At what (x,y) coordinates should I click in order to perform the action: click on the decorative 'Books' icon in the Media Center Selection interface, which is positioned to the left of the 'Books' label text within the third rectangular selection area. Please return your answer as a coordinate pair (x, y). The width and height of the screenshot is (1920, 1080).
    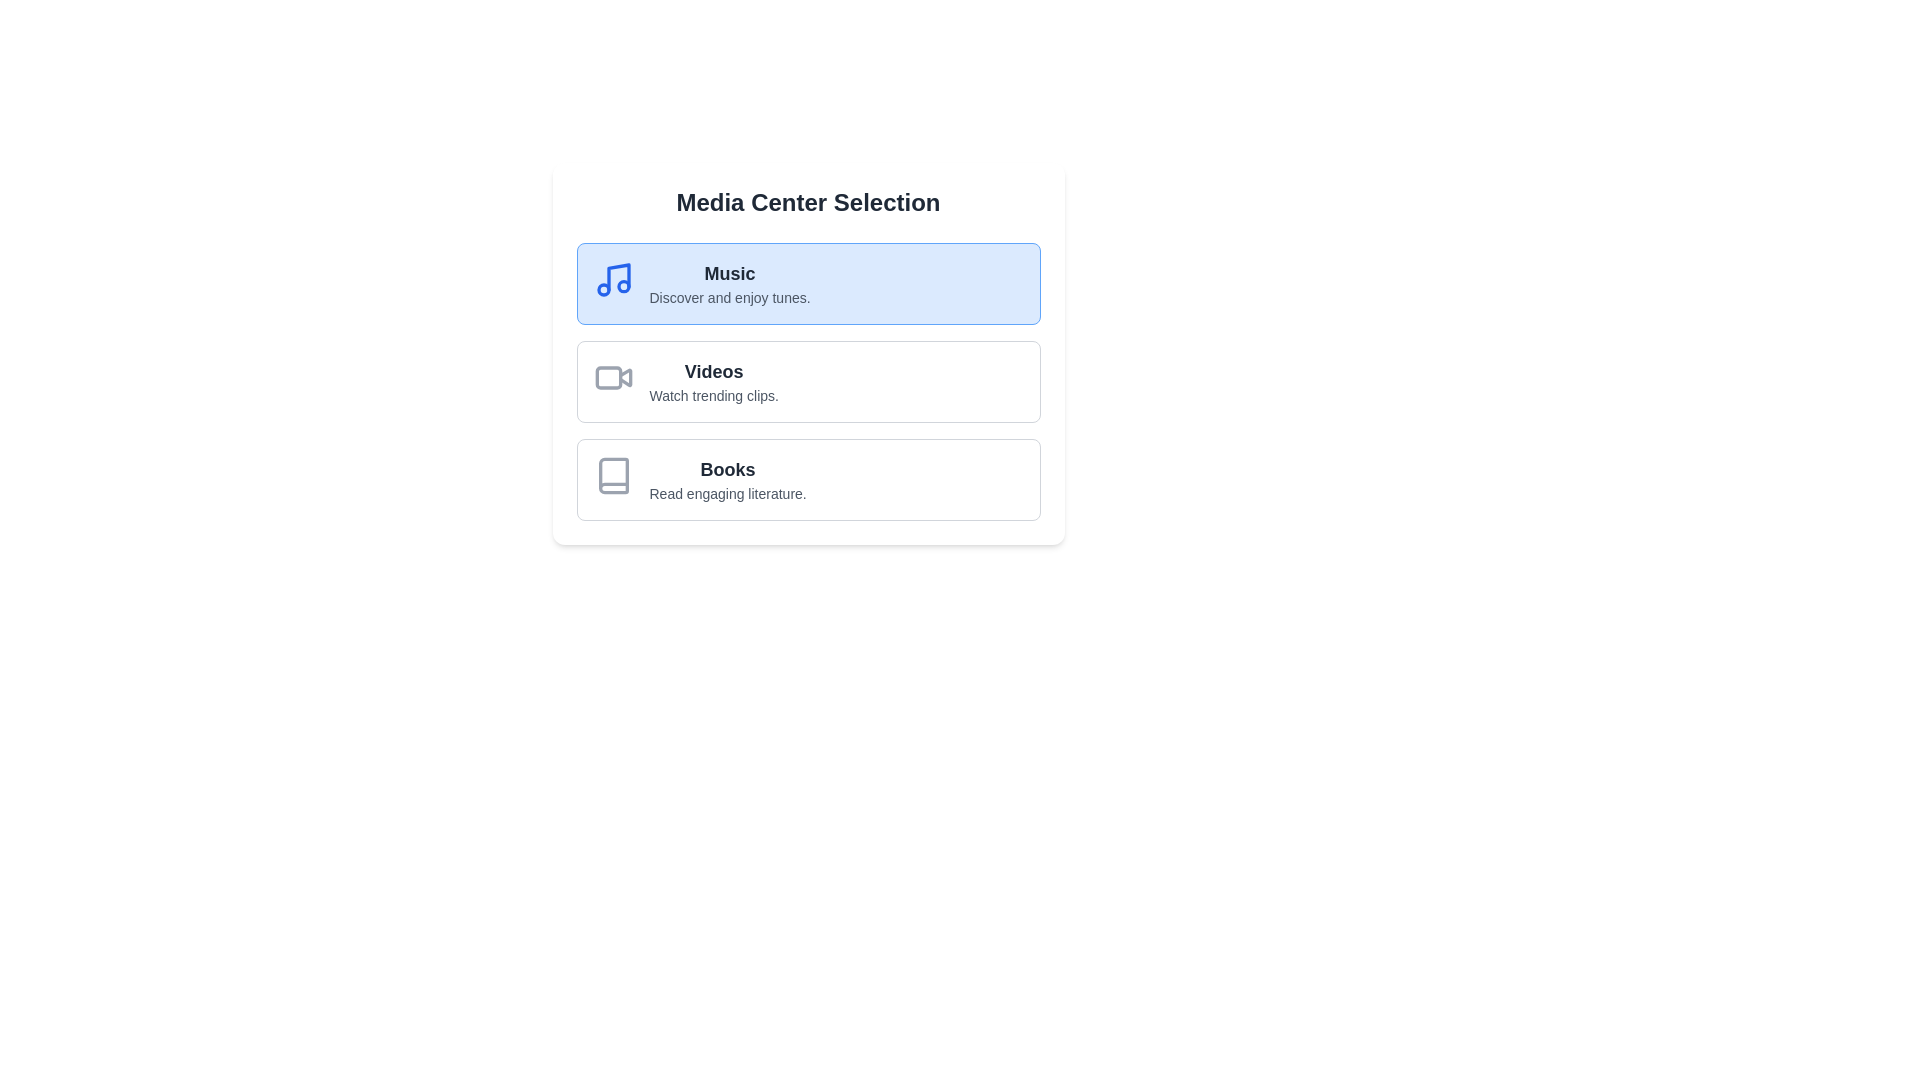
    Looking at the image, I should click on (612, 475).